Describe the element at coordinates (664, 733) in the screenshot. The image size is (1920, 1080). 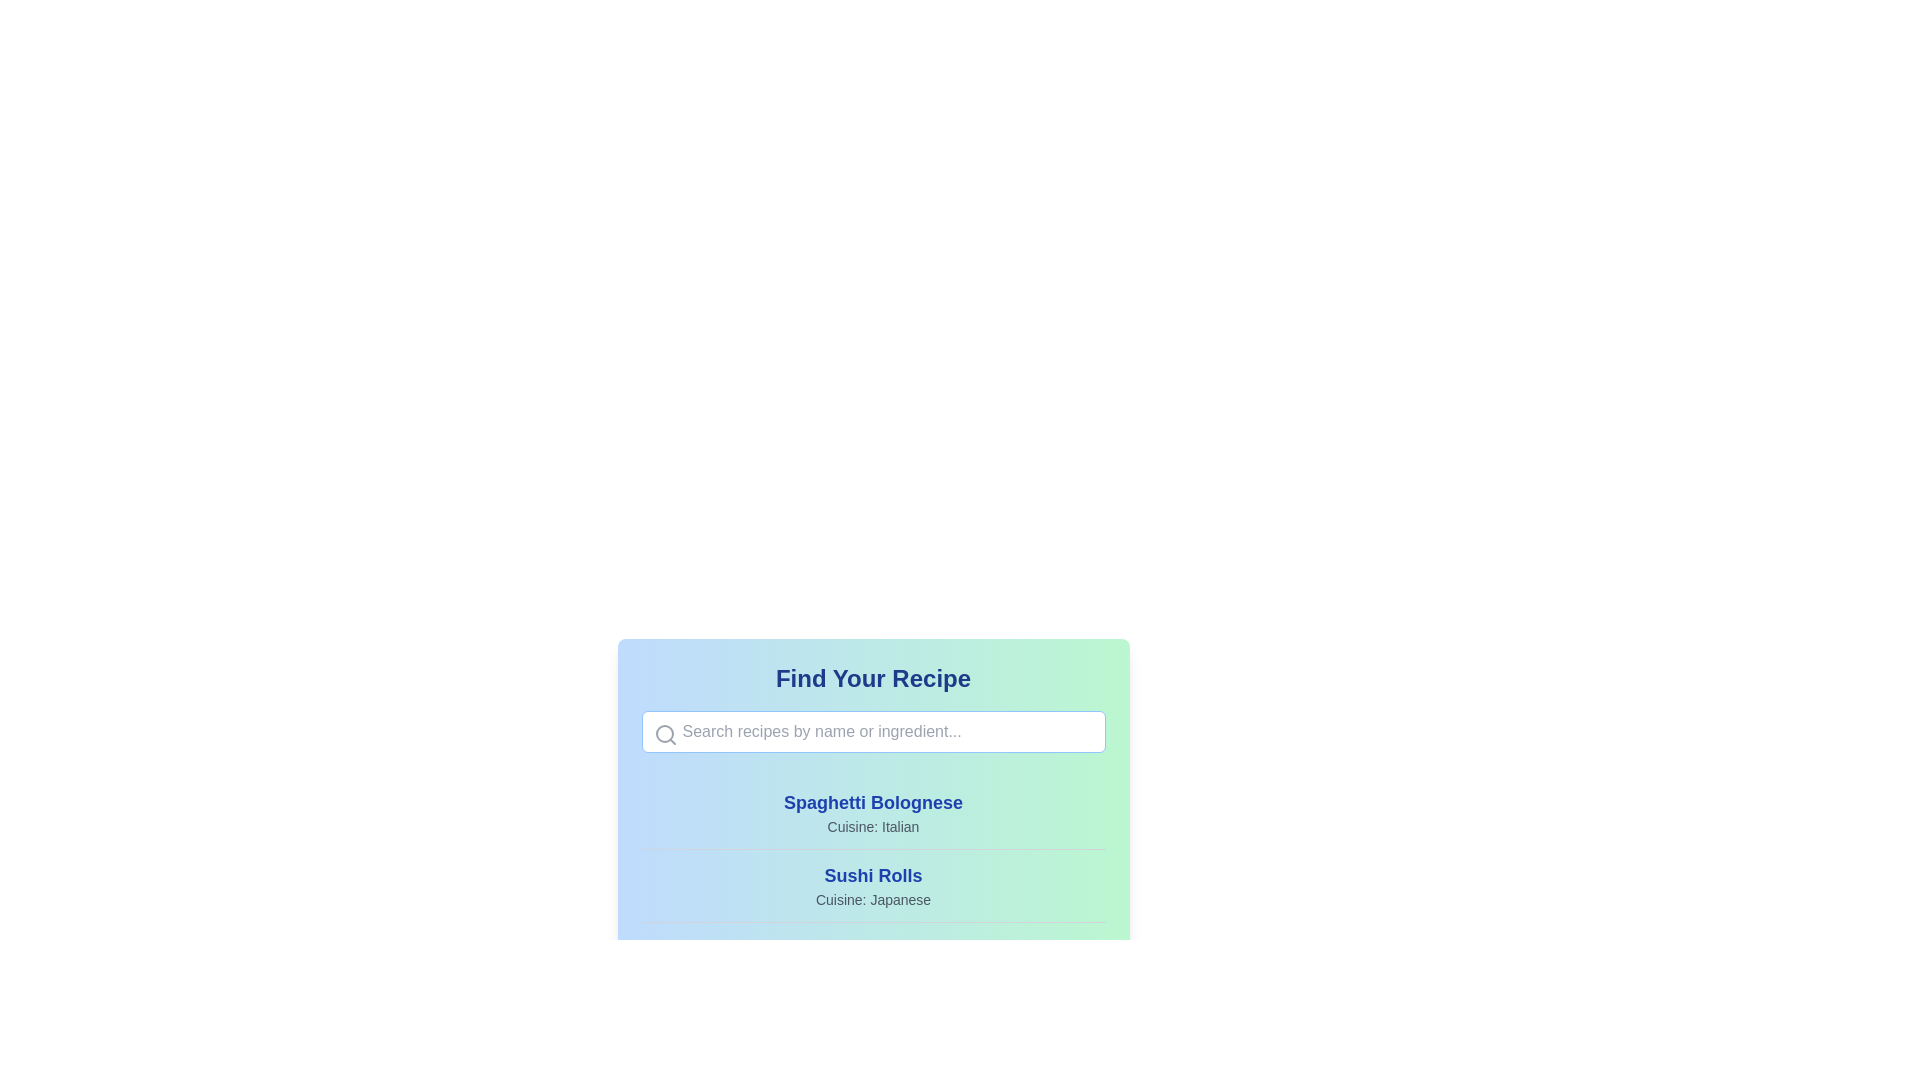
I see `the visual representation of the circular decorative element within the search icon located at the top left corner of the search bar` at that location.